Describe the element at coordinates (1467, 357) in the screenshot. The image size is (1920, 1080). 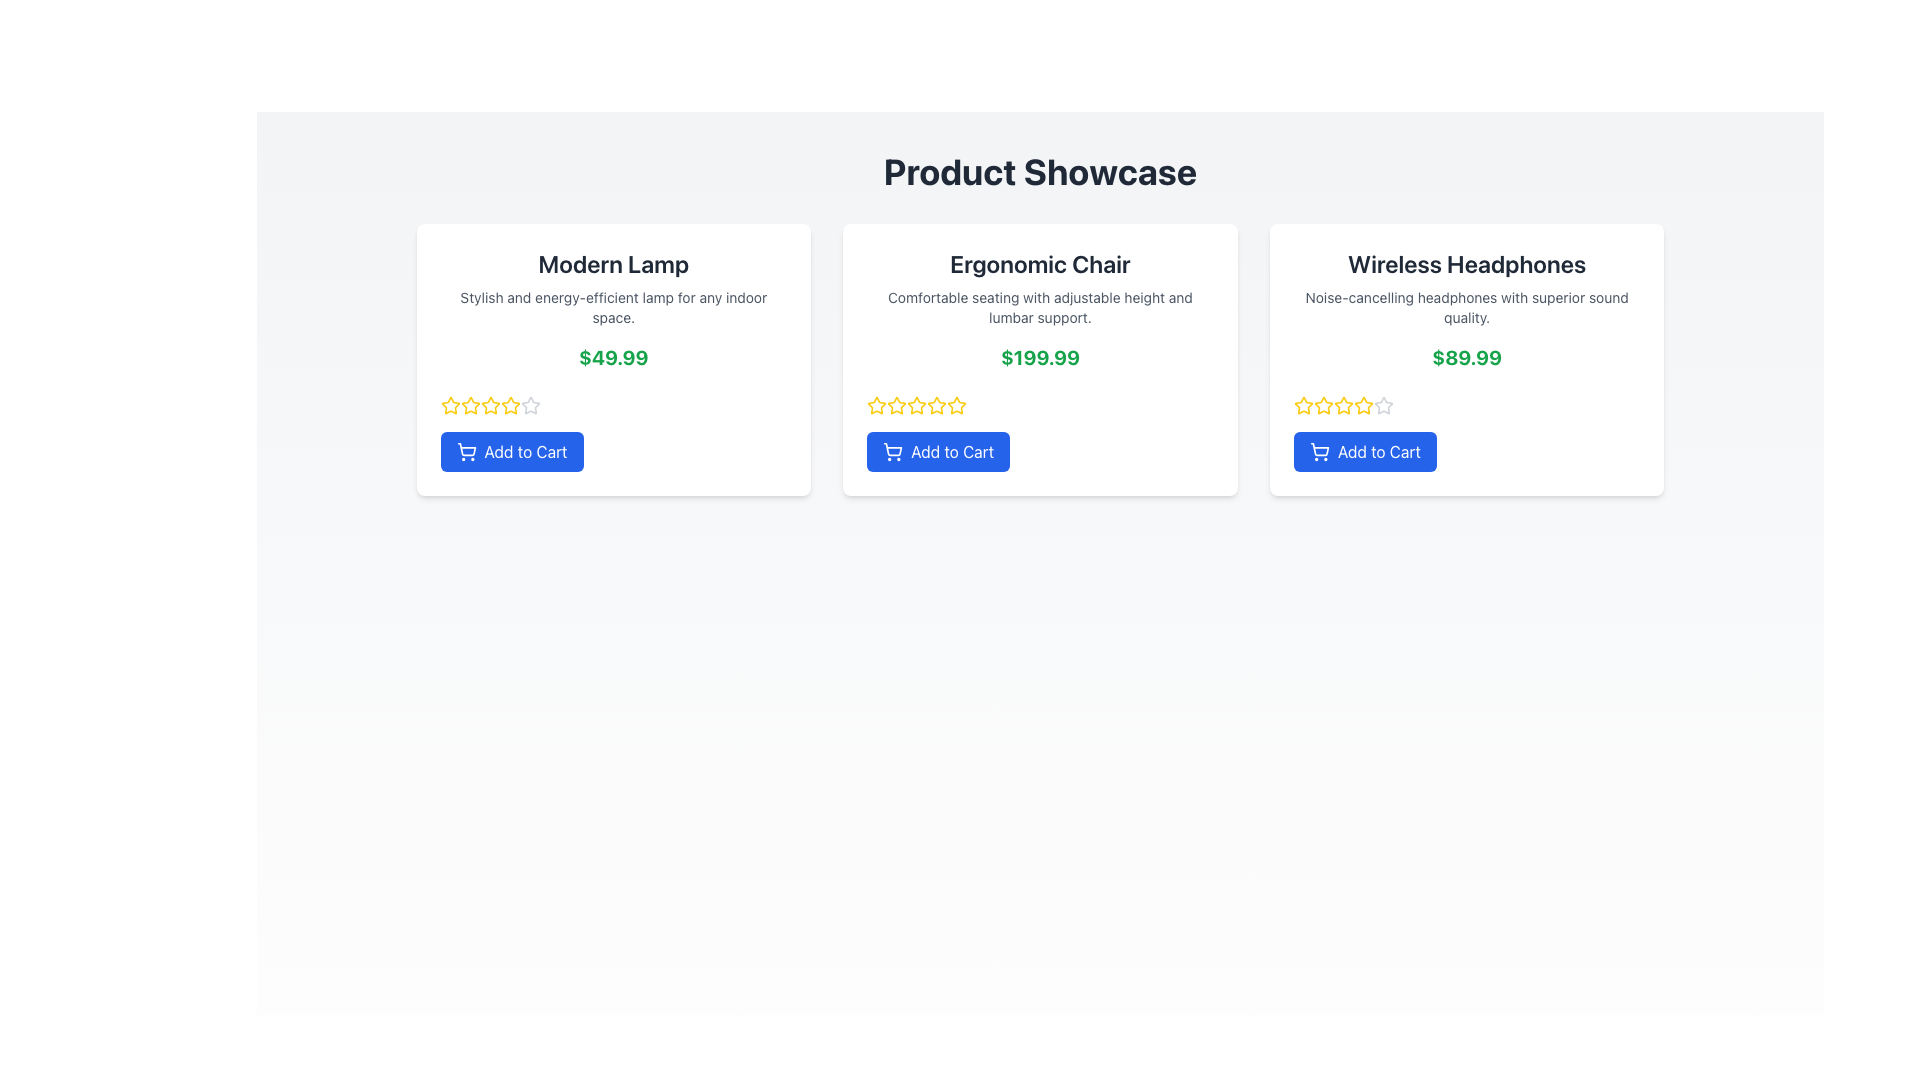
I see `the Text Label displaying the price of the product 'Wireless Headphones' located at the center of the bottom half of its card` at that location.